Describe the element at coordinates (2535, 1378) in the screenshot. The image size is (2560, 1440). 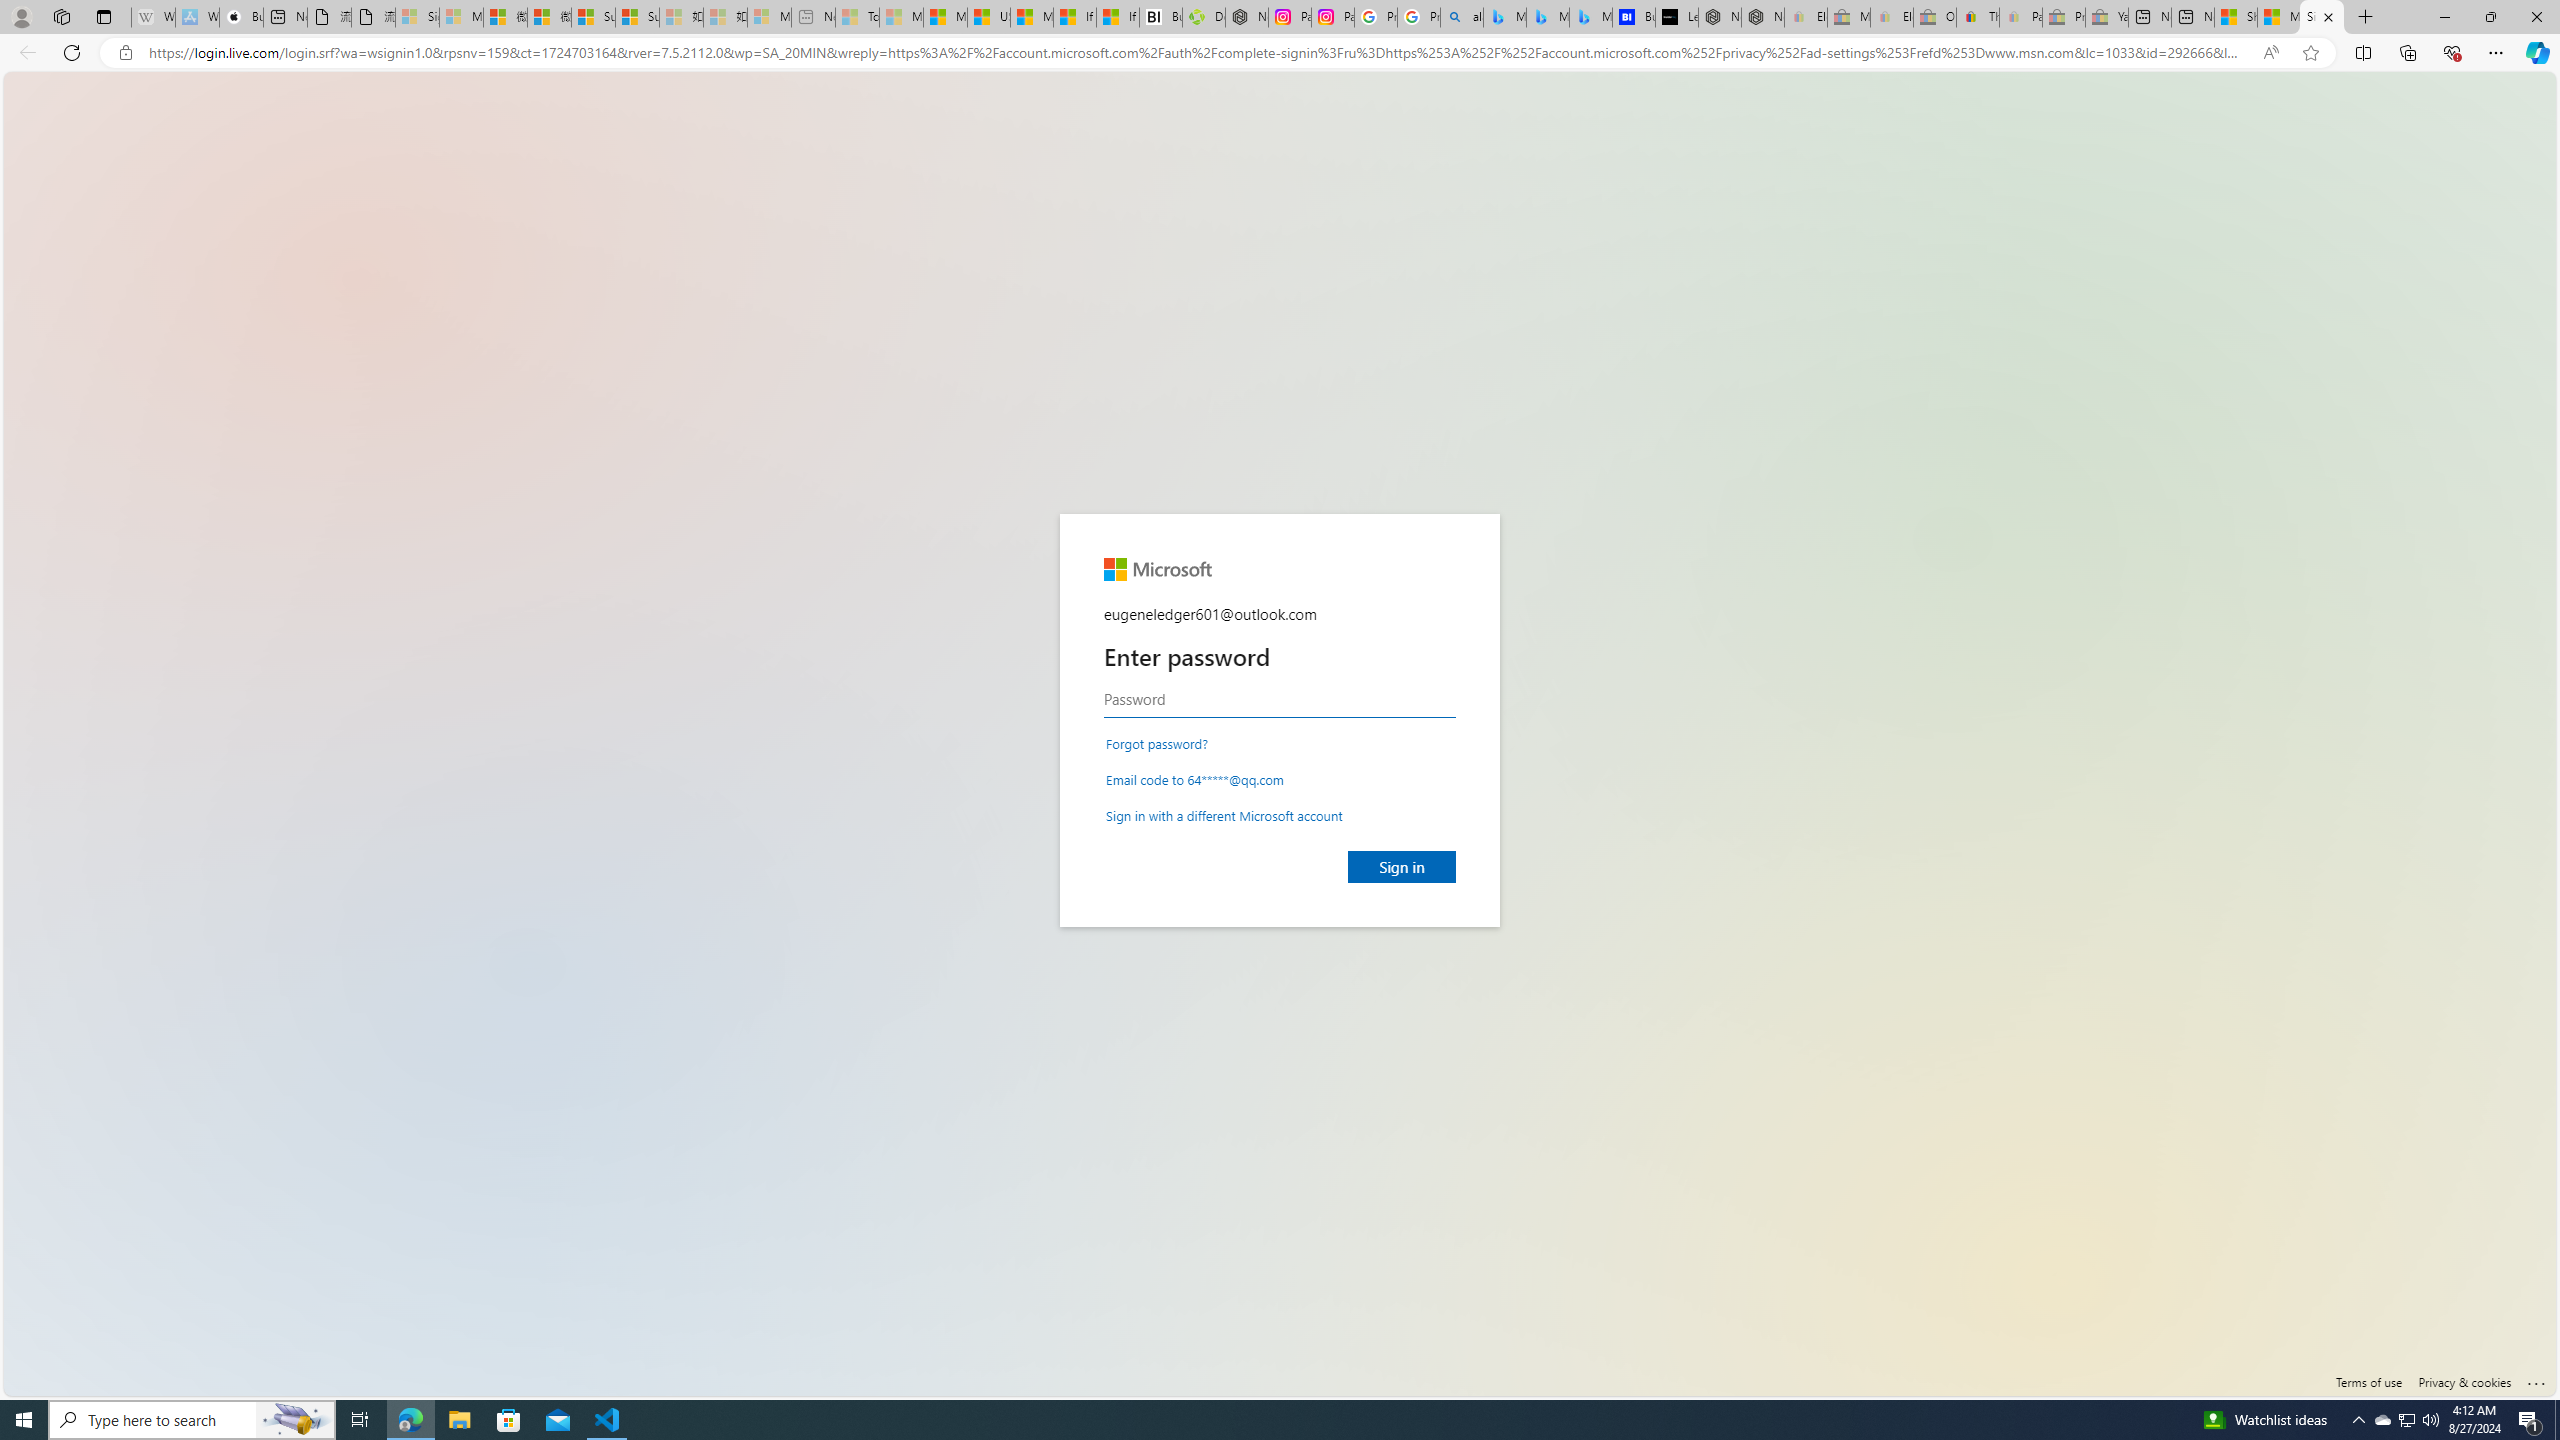
I see `'Click here for troubleshooting information'` at that location.